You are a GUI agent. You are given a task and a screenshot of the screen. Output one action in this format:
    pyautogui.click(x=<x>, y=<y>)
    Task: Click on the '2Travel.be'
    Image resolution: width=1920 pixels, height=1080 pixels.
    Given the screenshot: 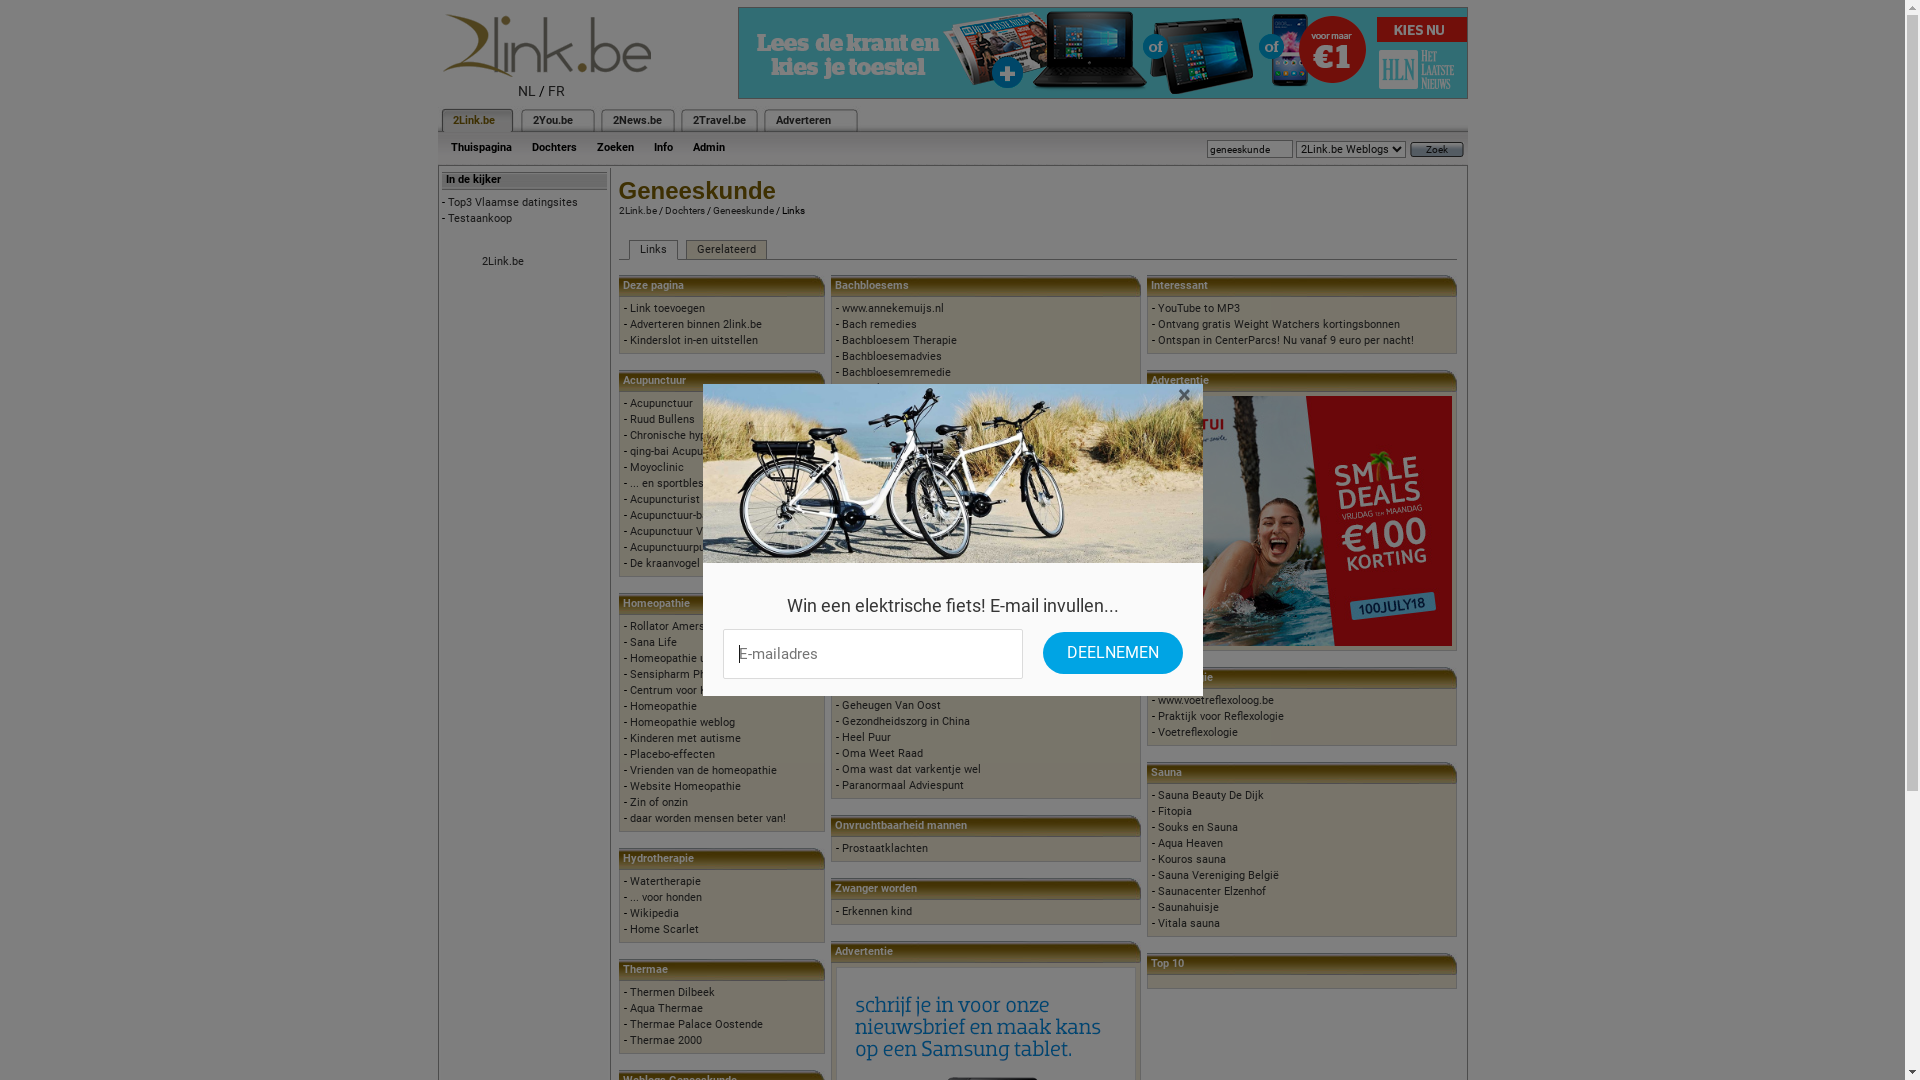 What is the action you would take?
    pyautogui.click(x=718, y=120)
    